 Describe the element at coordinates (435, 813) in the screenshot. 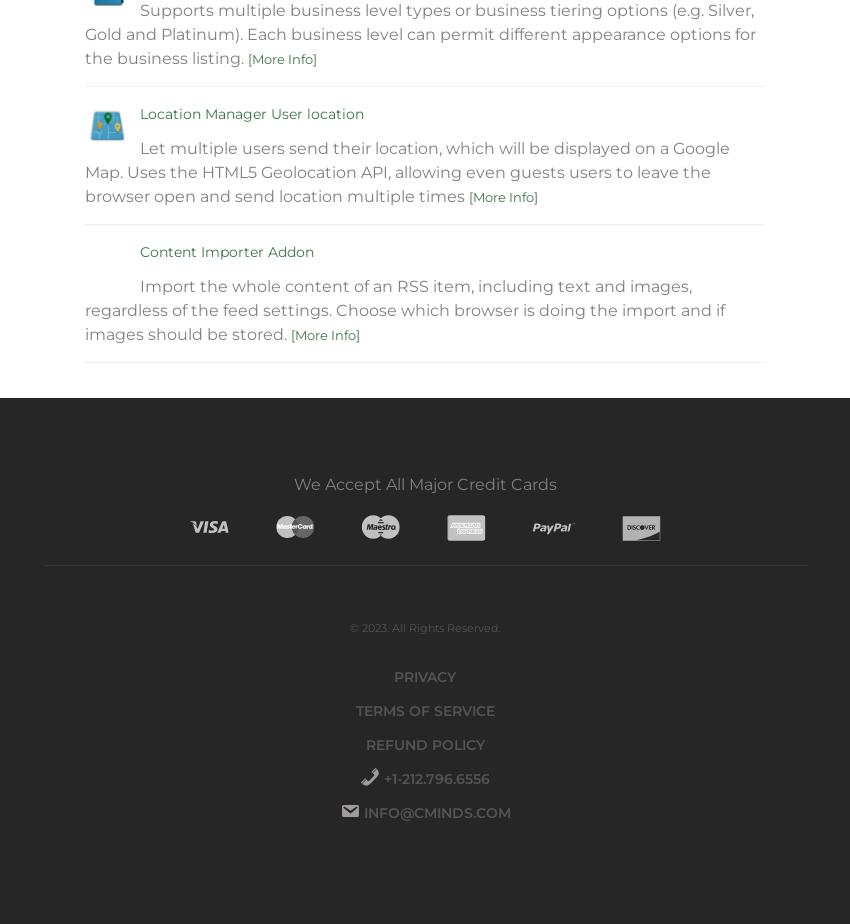

I see `'info@cminds.com'` at that location.